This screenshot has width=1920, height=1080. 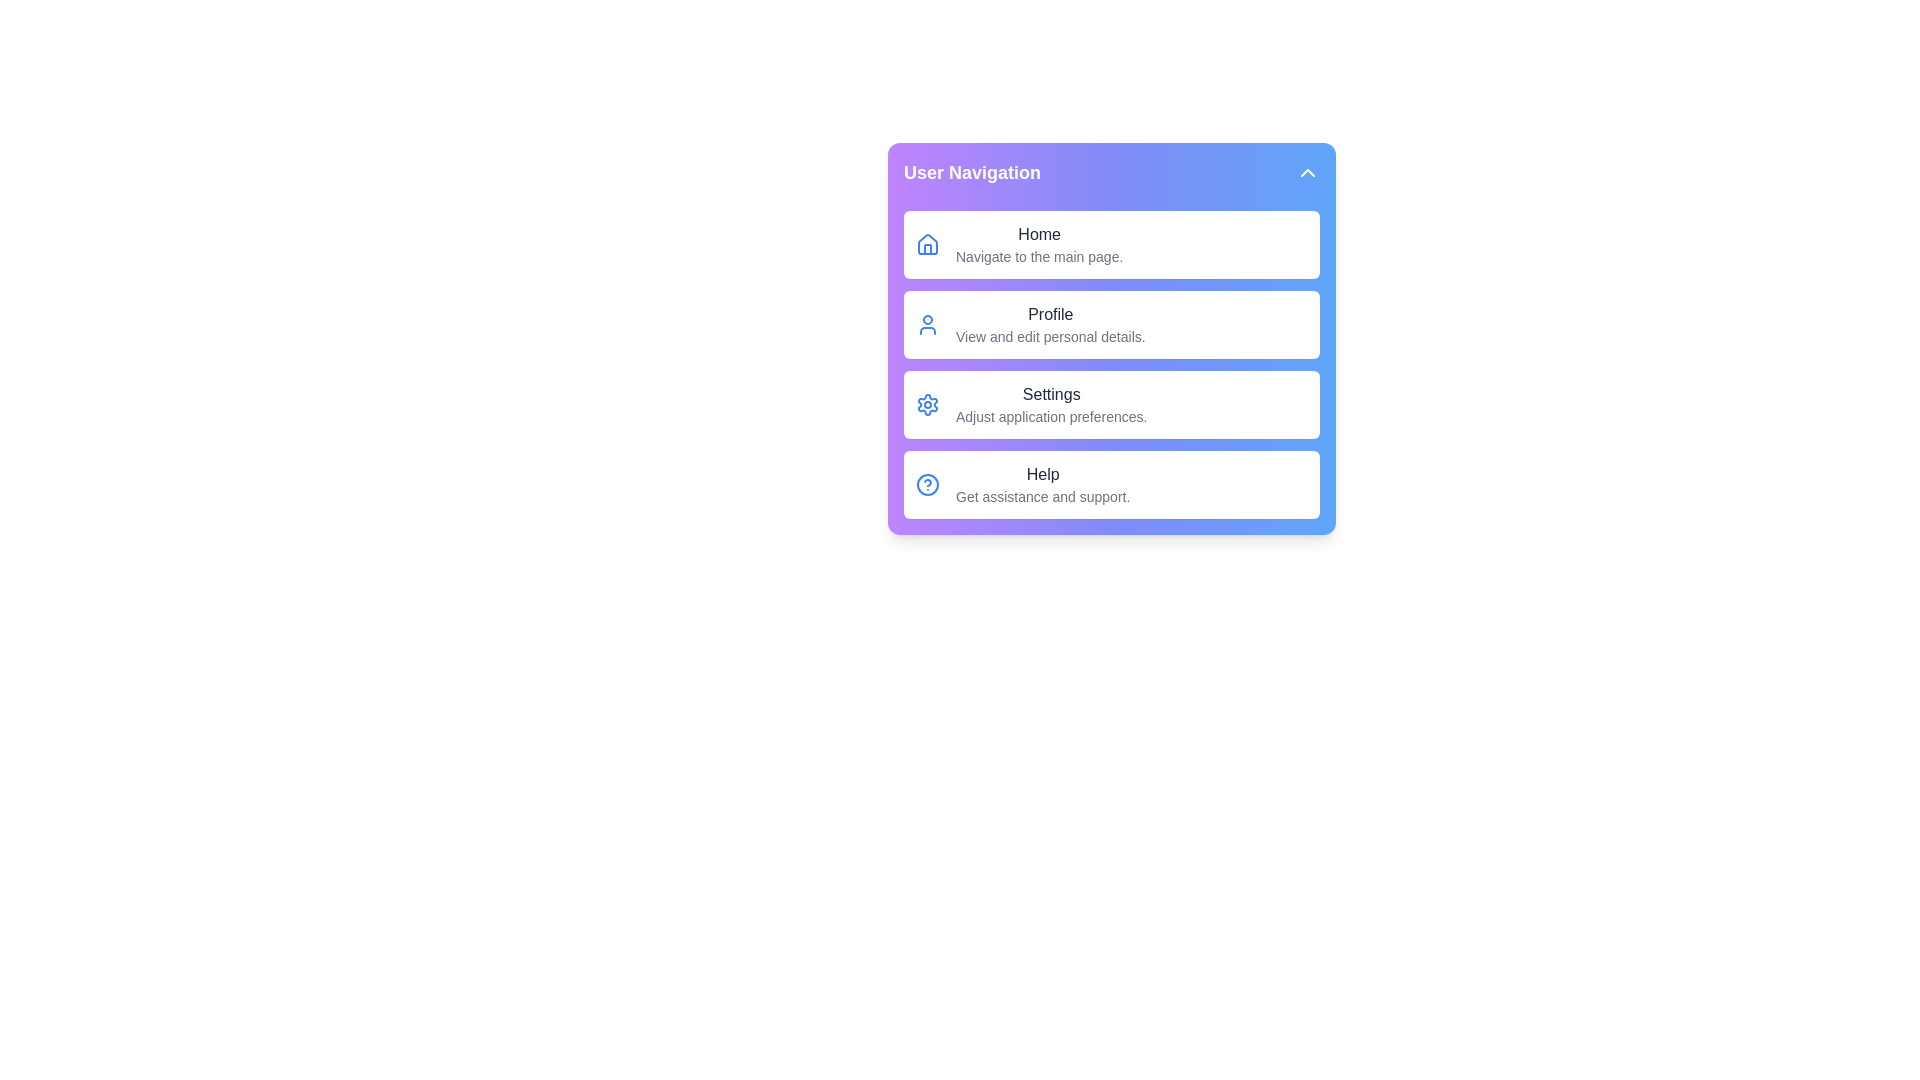 What do you see at coordinates (926, 323) in the screenshot?
I see `the Profile icon in the dropdown menu` at bounding box center [926, 323].